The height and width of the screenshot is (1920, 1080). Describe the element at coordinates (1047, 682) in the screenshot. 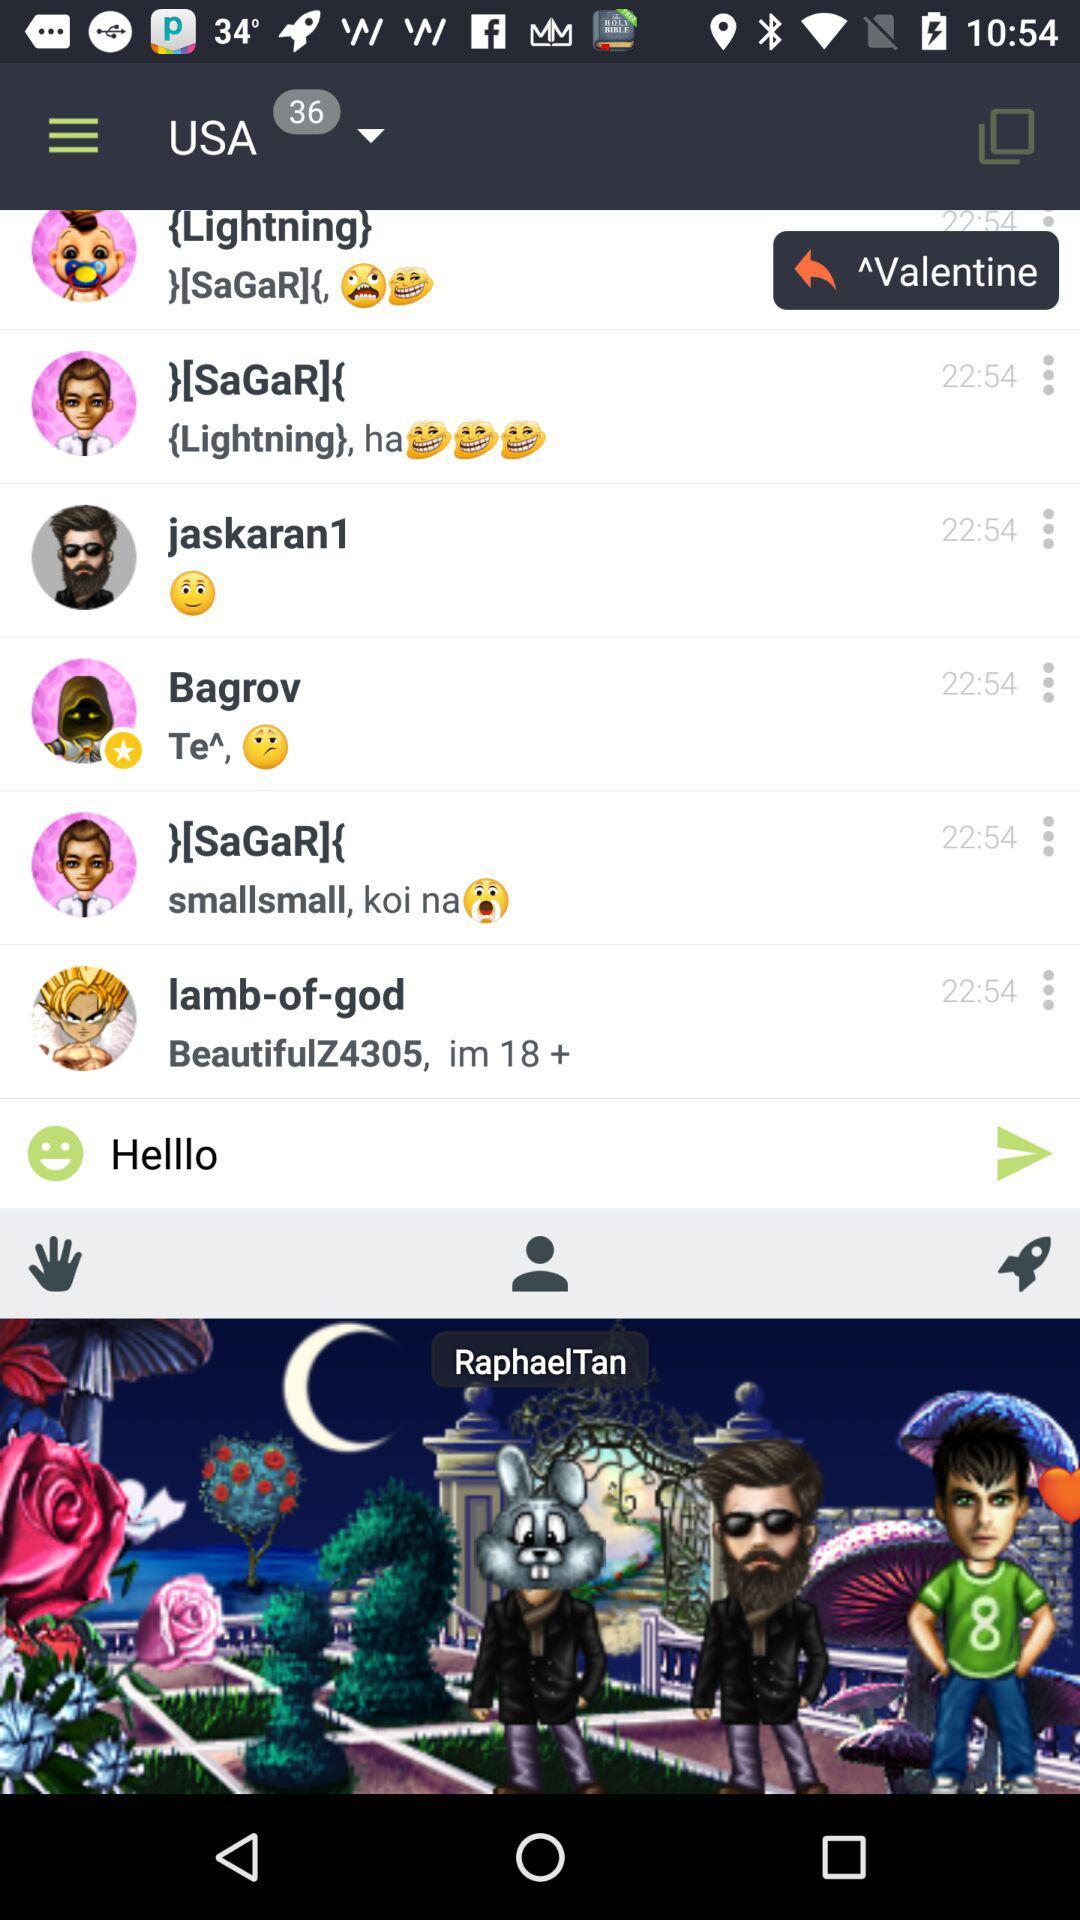

I see `the more icon` at that location.